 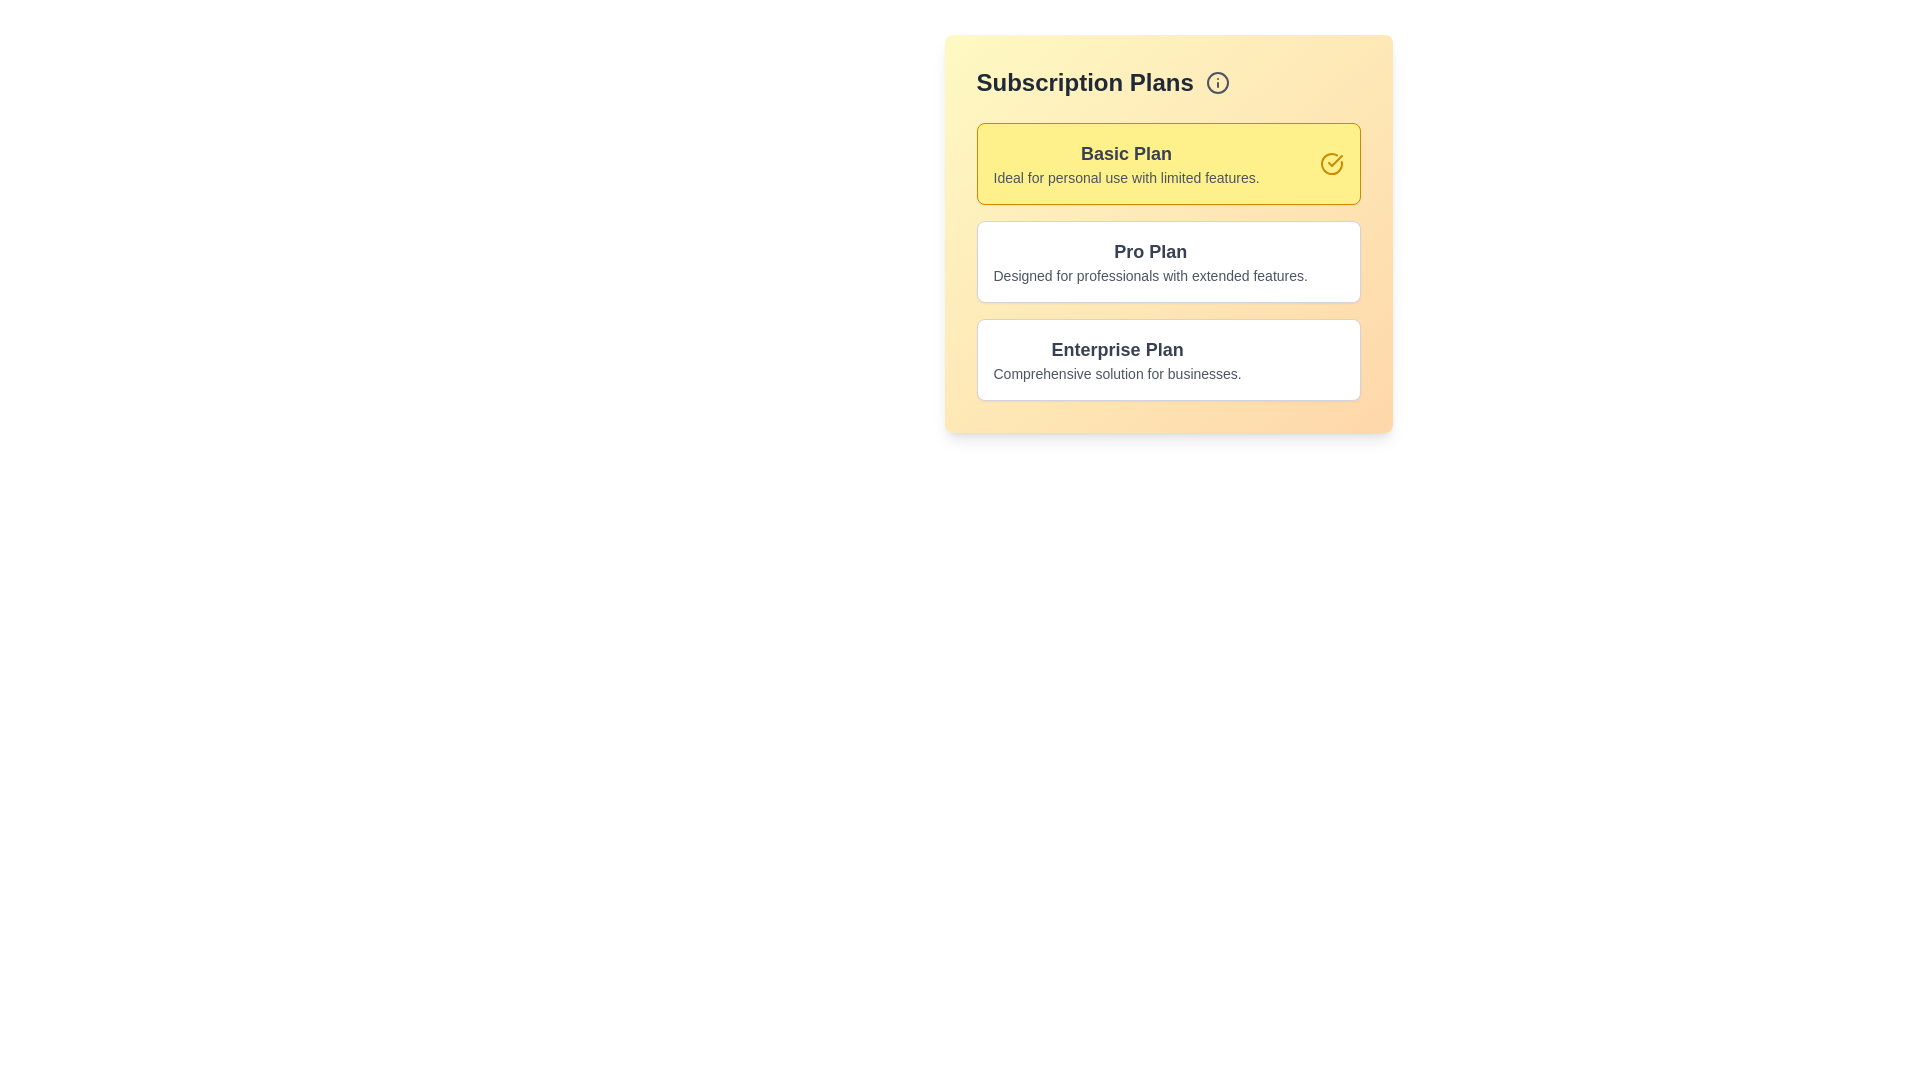 I want to click on the 'Pro Plan' subscription card, so click(x=1168, y=261).